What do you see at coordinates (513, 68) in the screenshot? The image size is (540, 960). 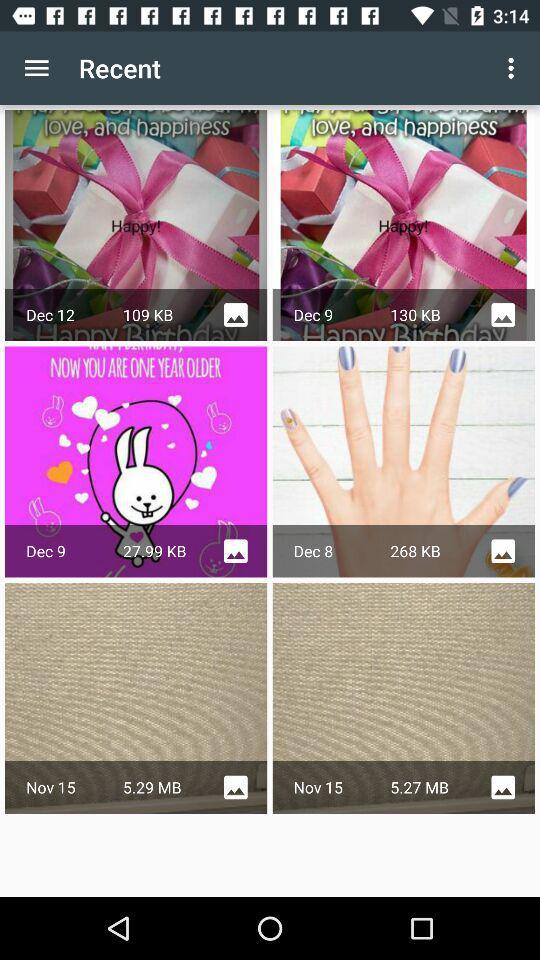 I see `app next to the recent item` at bounding box center [513, 68].